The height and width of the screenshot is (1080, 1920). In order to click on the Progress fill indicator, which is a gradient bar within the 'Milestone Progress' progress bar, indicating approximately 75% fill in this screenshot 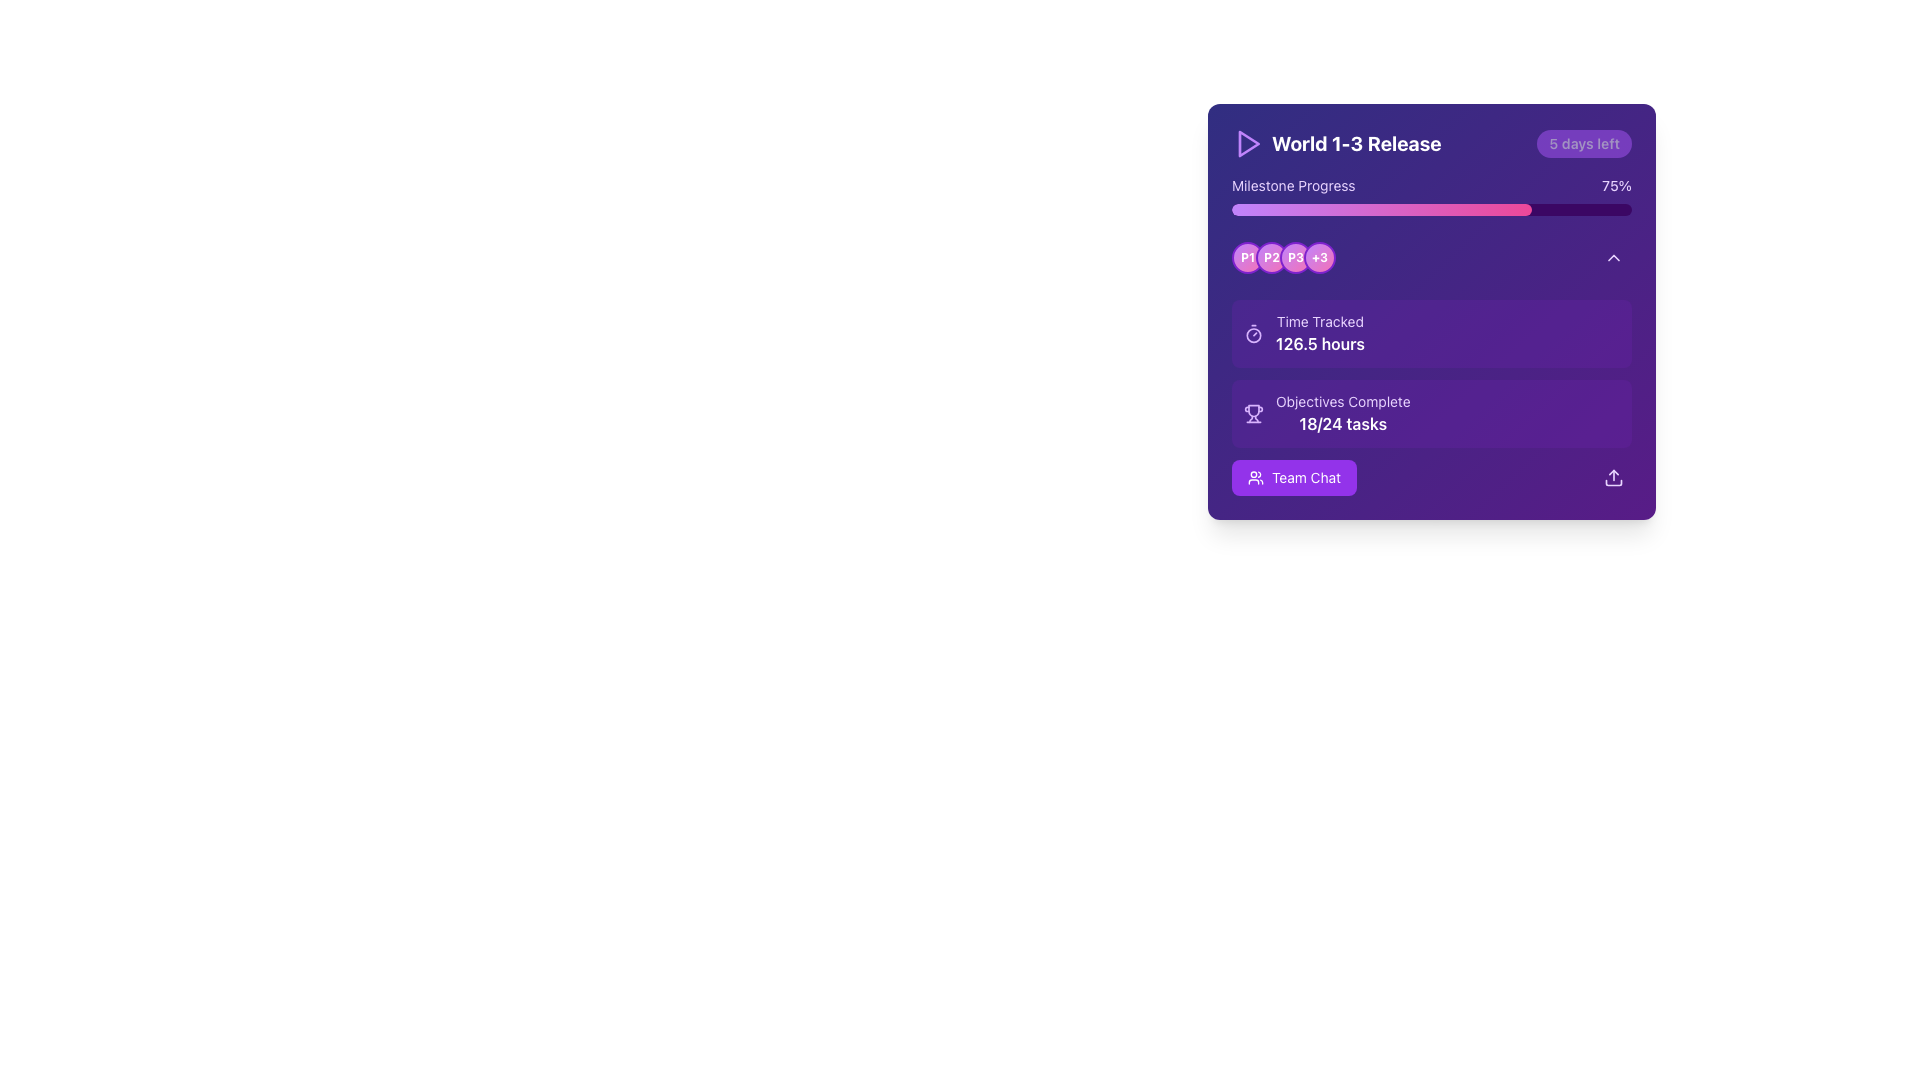, I will do `click(1381, 209)`.